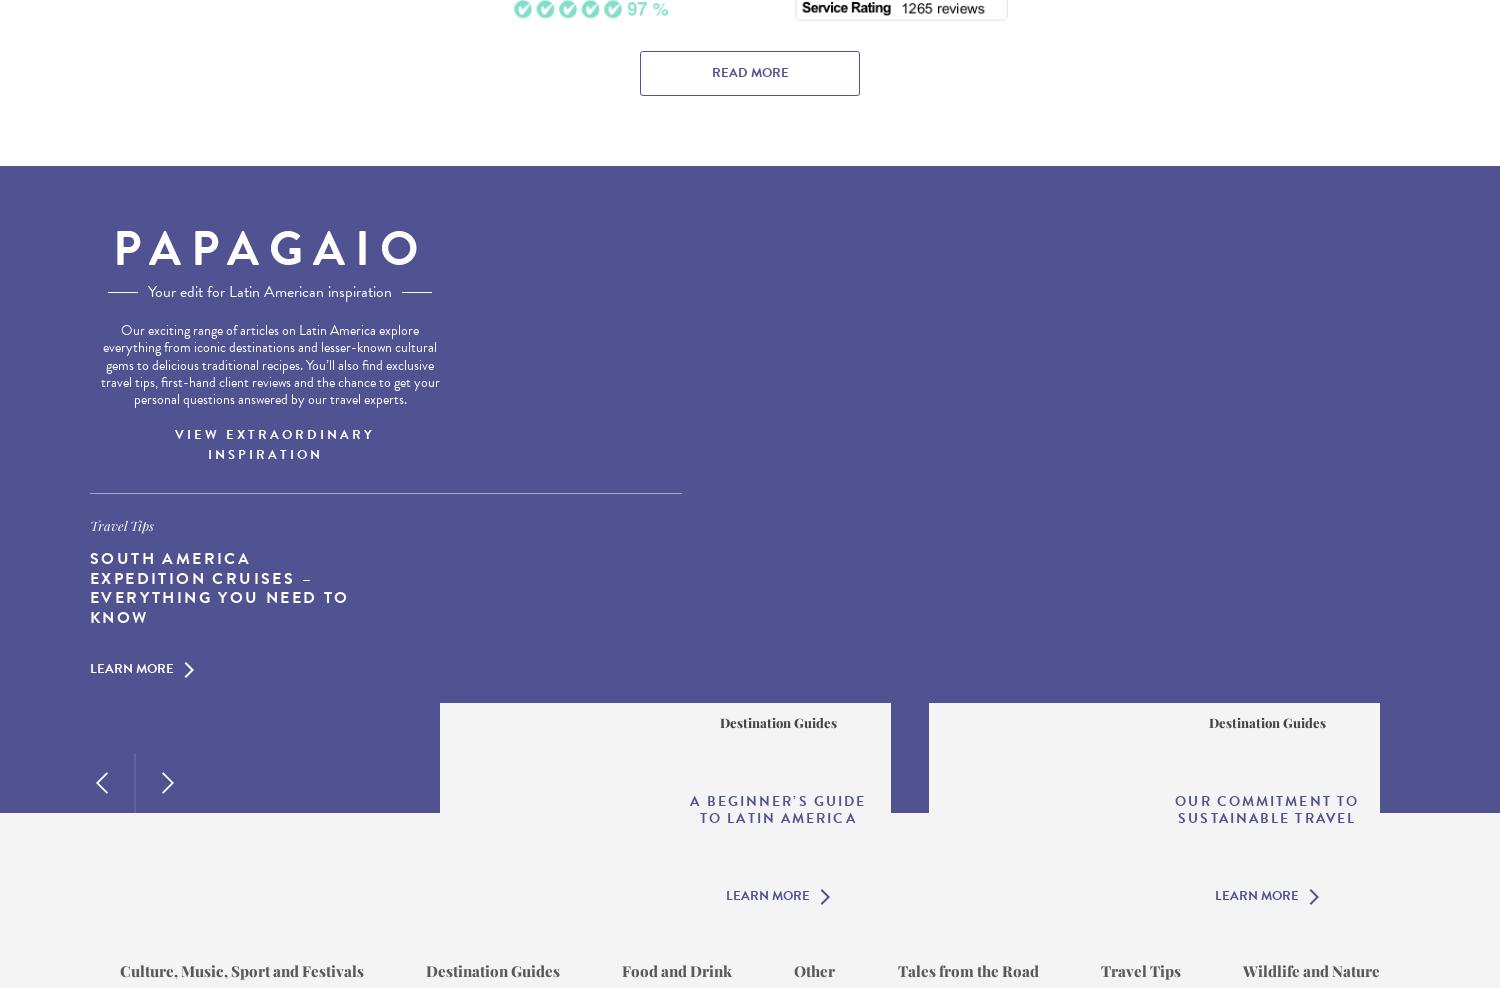 The height and width of the screenshot is (988, 1500). What do you see at coordinates (269, 247) in the screenshot?
I see `'Papagaio'` at bounding box center [269, 247].